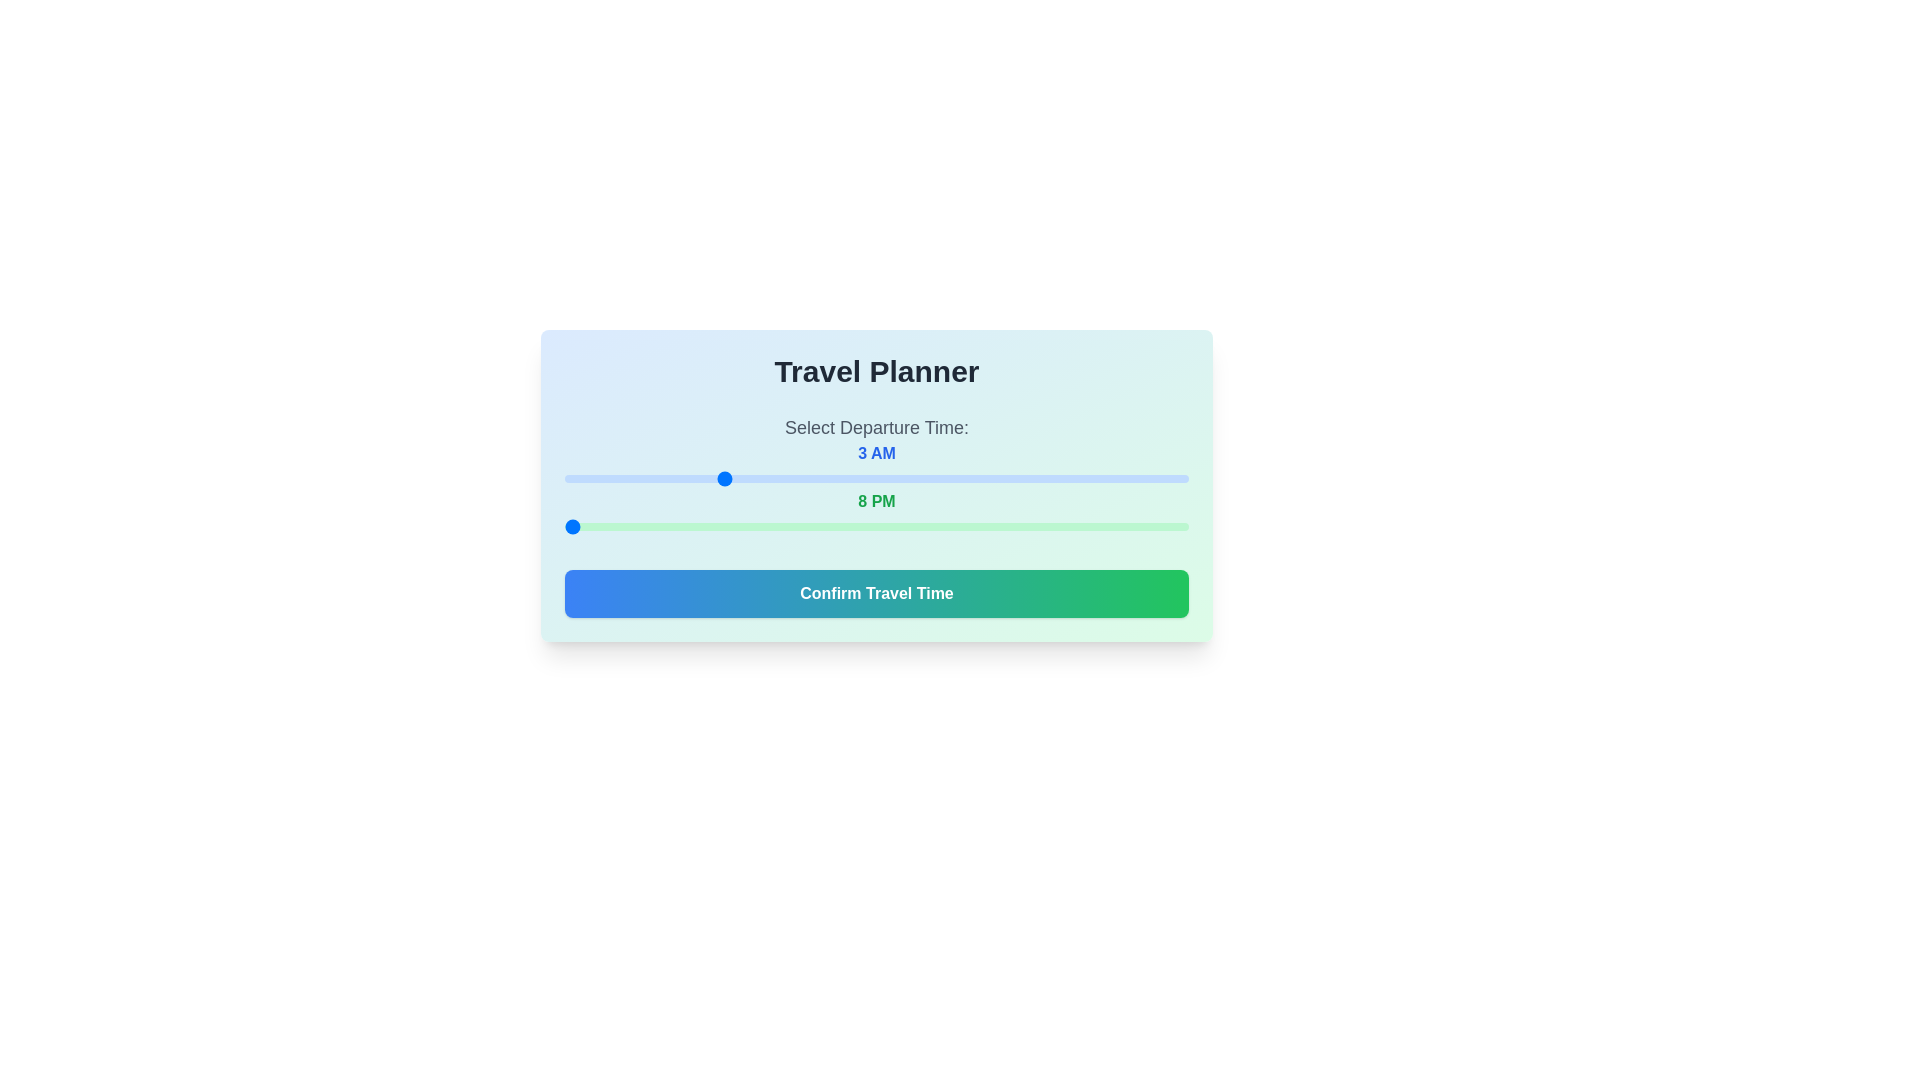  I want to click on the slider value, so click(1032, 526).